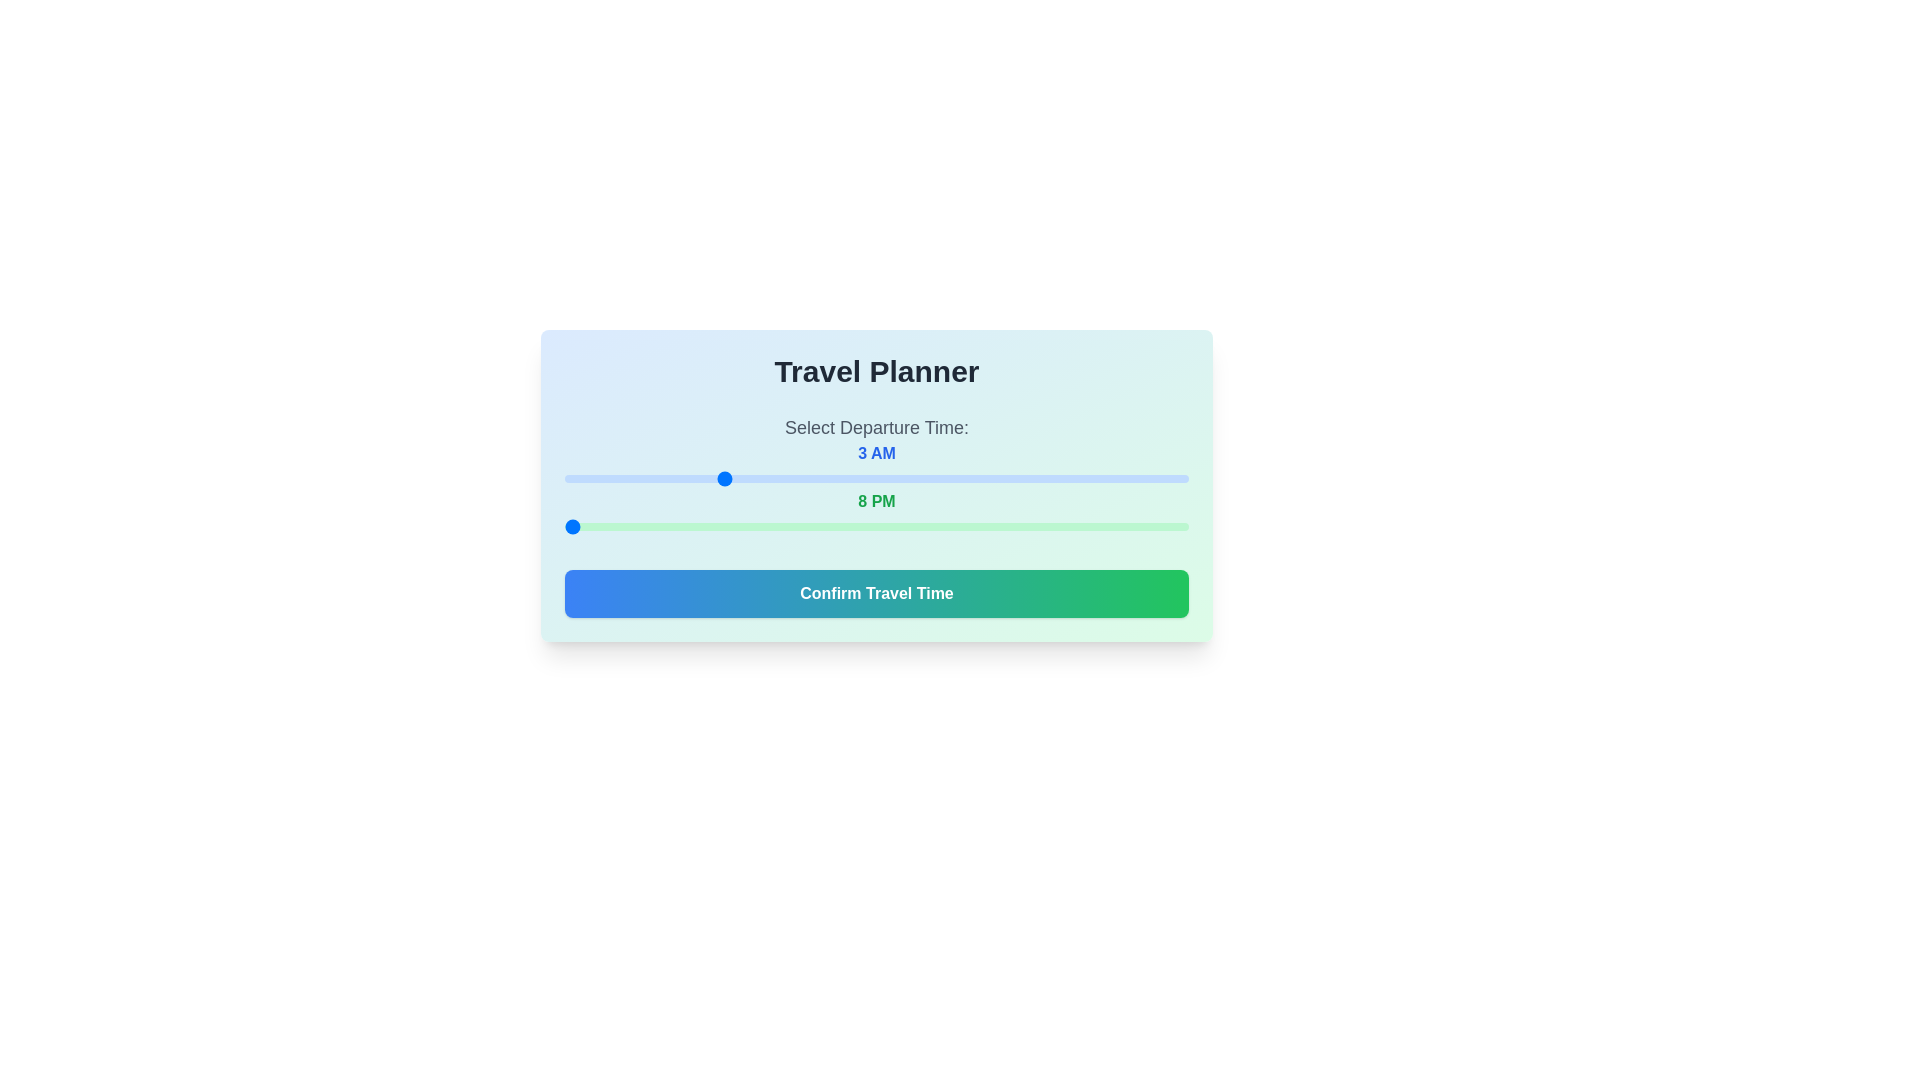  I want to click on the slider value, so click(1032, 526).